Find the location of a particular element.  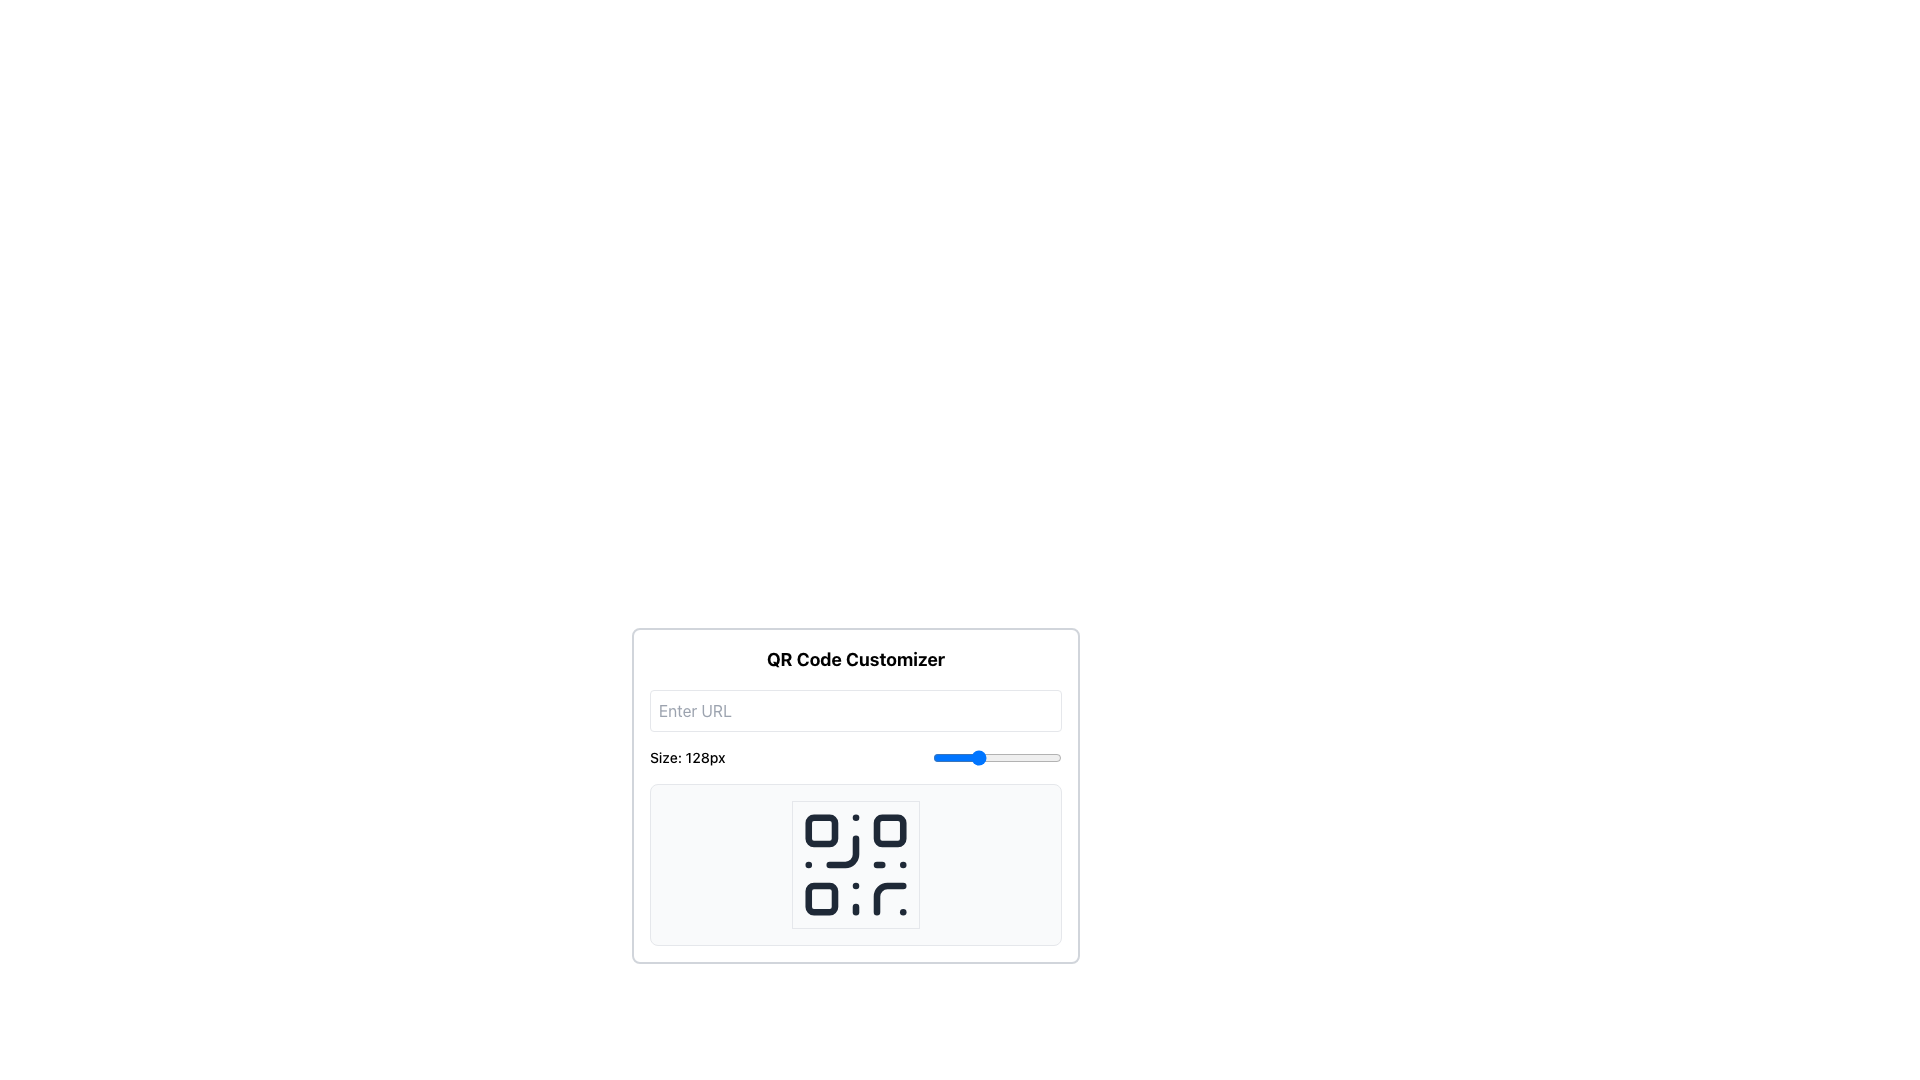

the small square with rounded corners located in the lower-left section of the QR code graphic, which is filled with a light color and has a dark outline is located at coordinates (821, 898).